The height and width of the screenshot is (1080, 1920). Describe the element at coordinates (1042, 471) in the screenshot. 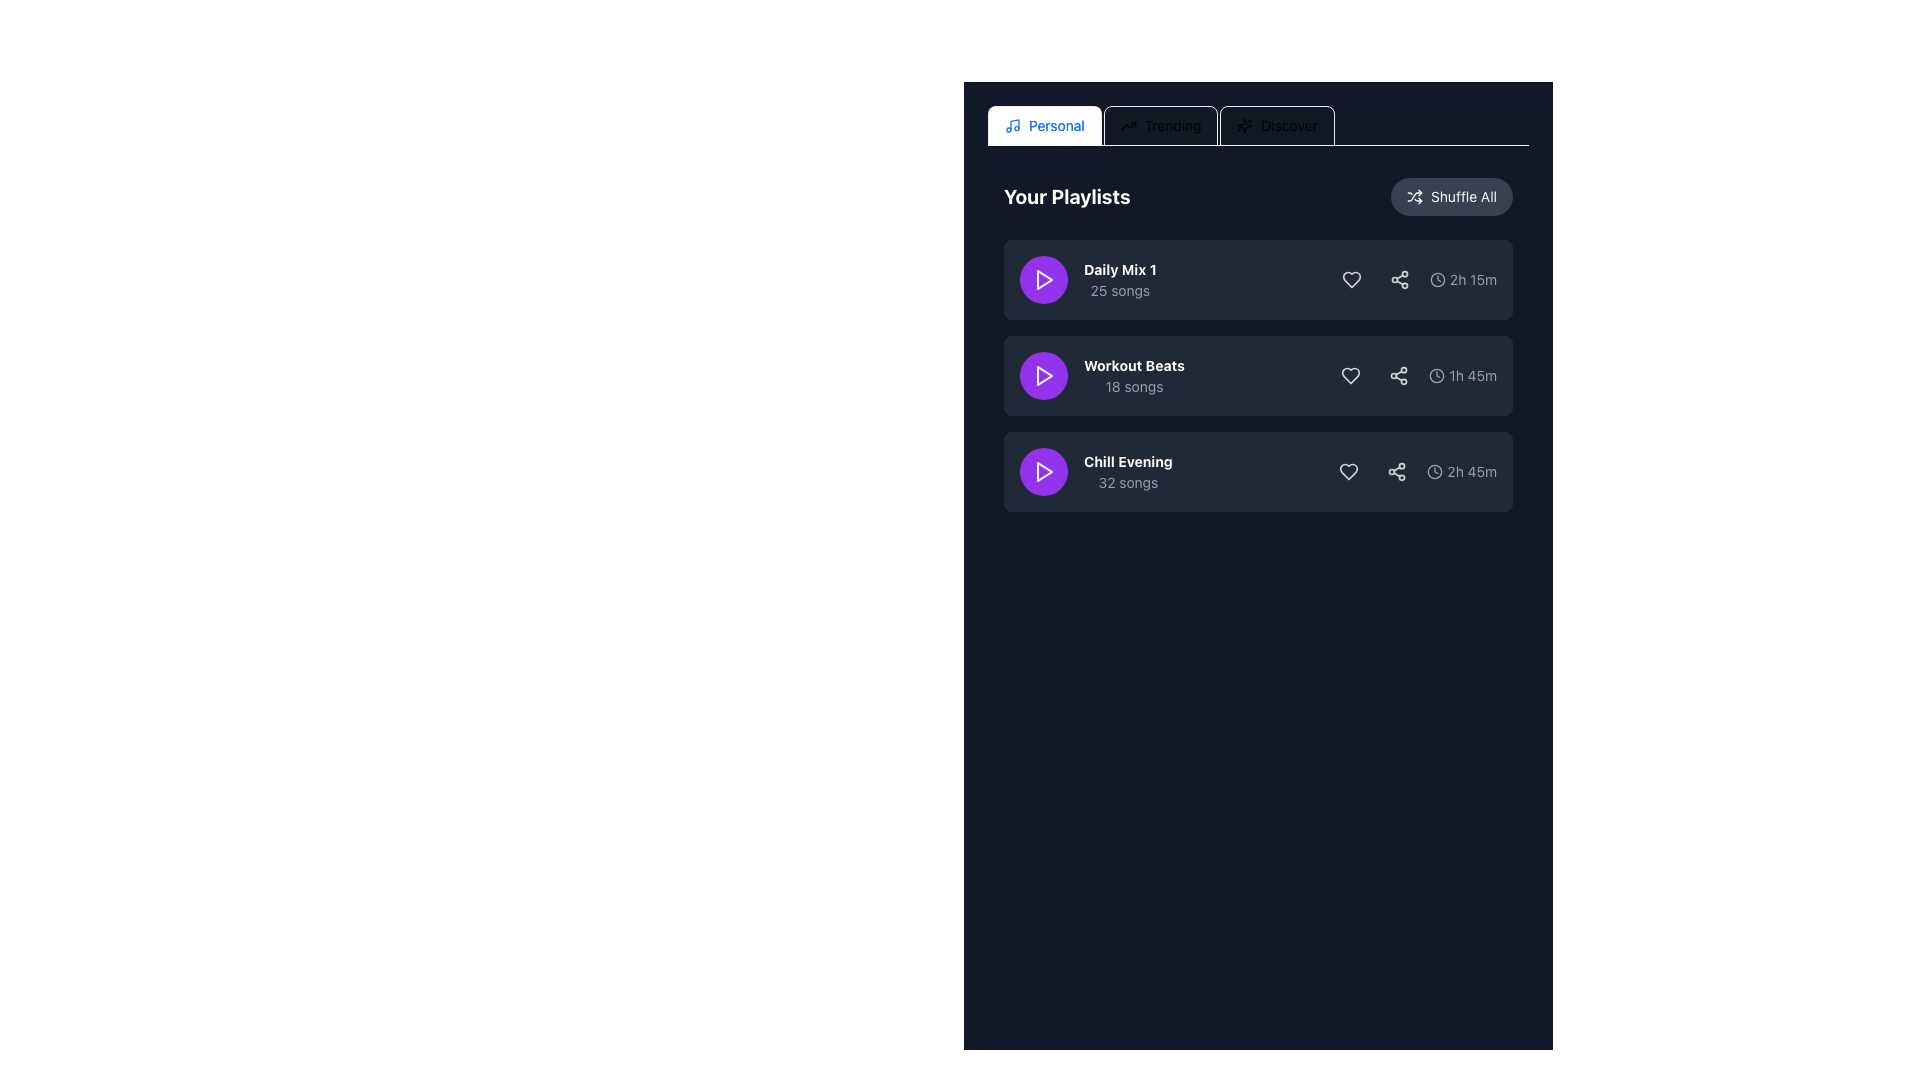

I see `the play button for the 'Chill Evening' playlist located at the leftmost part of the playlist card` at that location.